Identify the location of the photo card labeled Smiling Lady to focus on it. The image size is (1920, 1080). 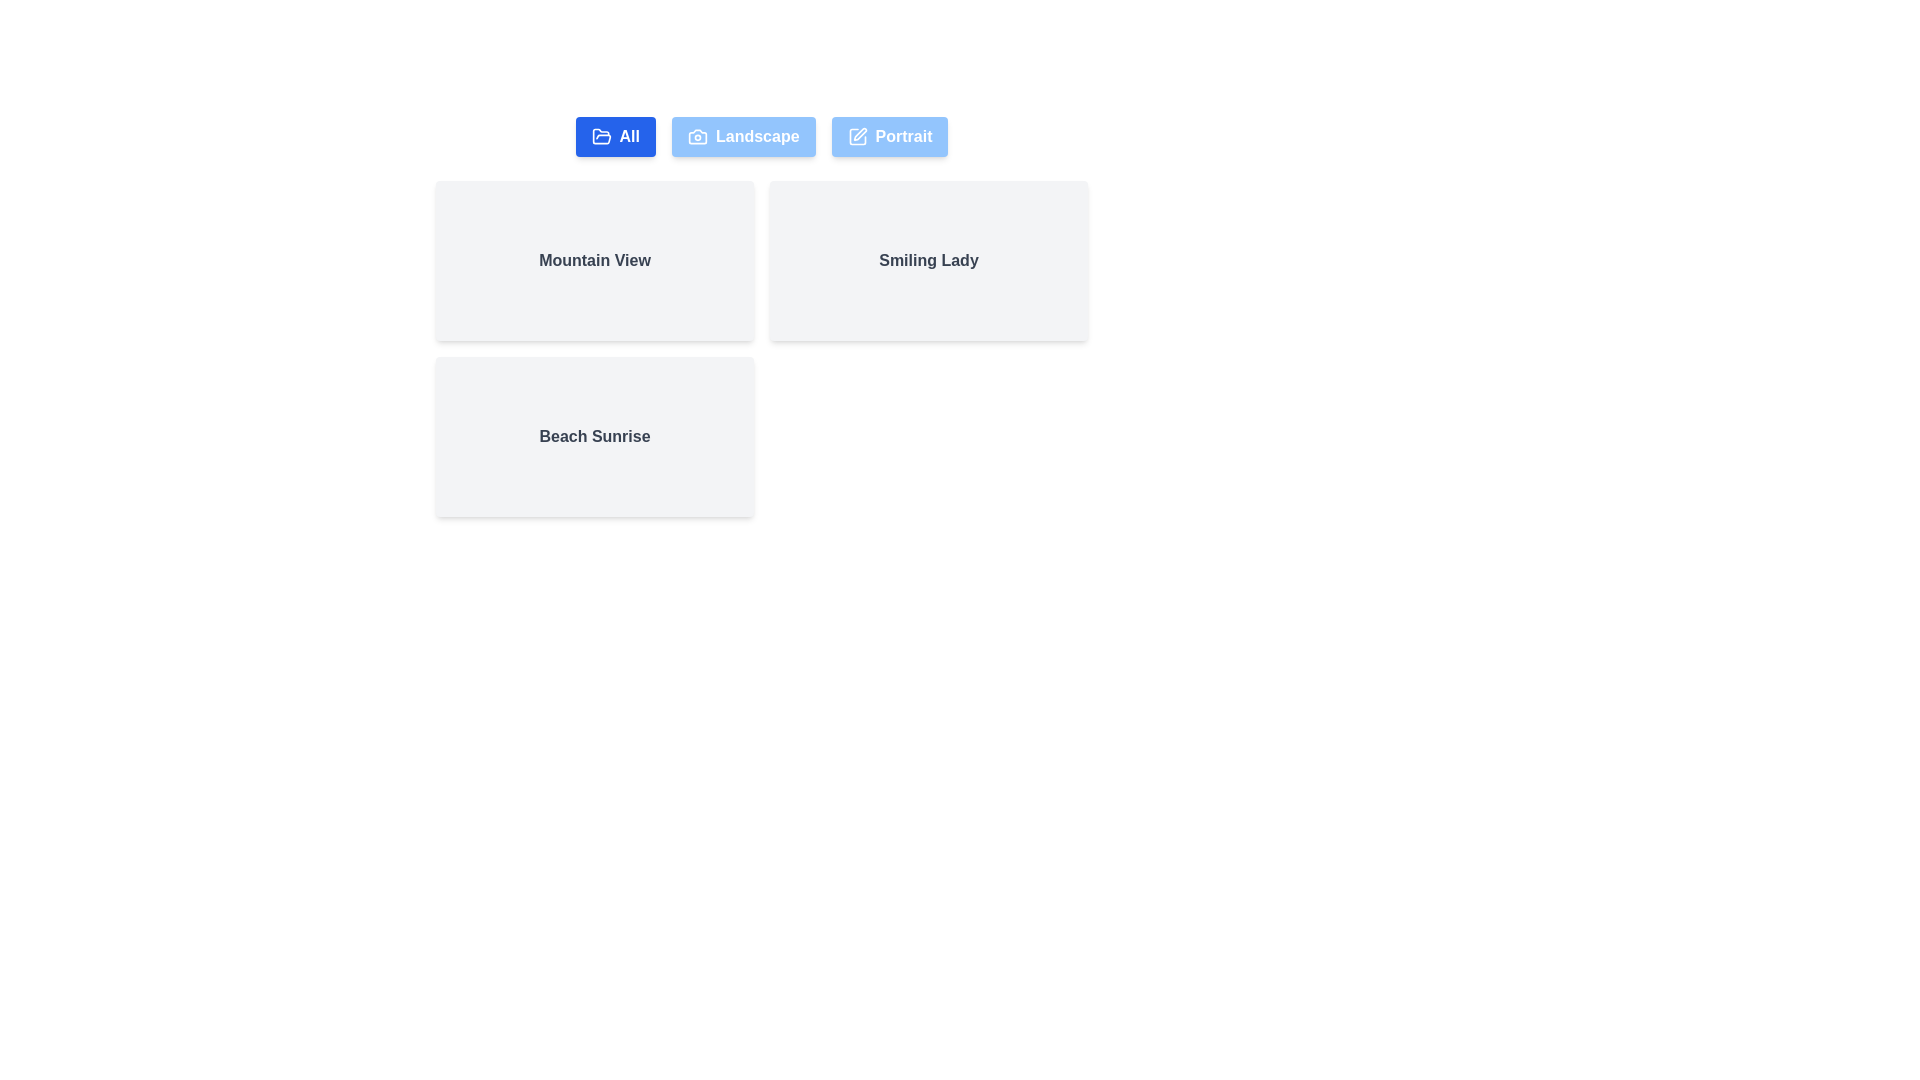
(928, 260).